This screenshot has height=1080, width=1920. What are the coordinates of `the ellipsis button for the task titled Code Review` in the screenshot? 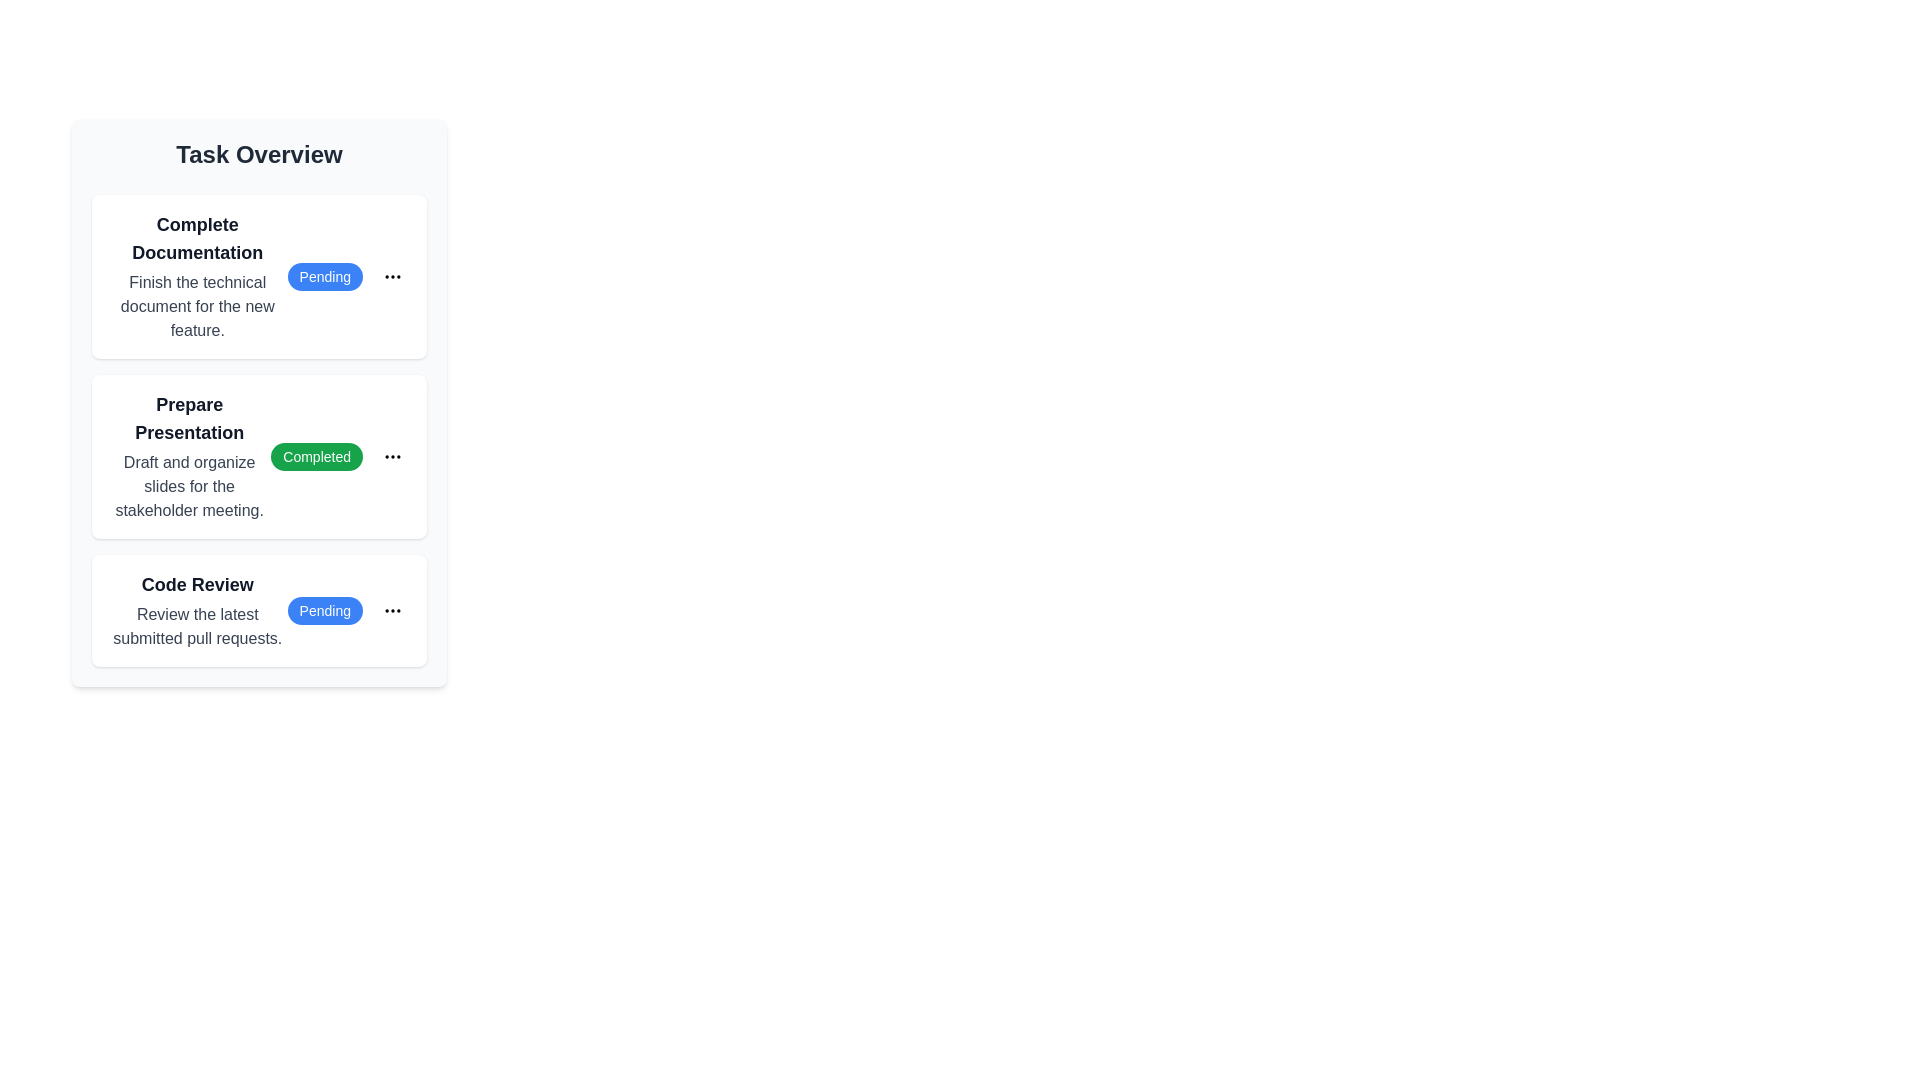 It's located at (393, 609).